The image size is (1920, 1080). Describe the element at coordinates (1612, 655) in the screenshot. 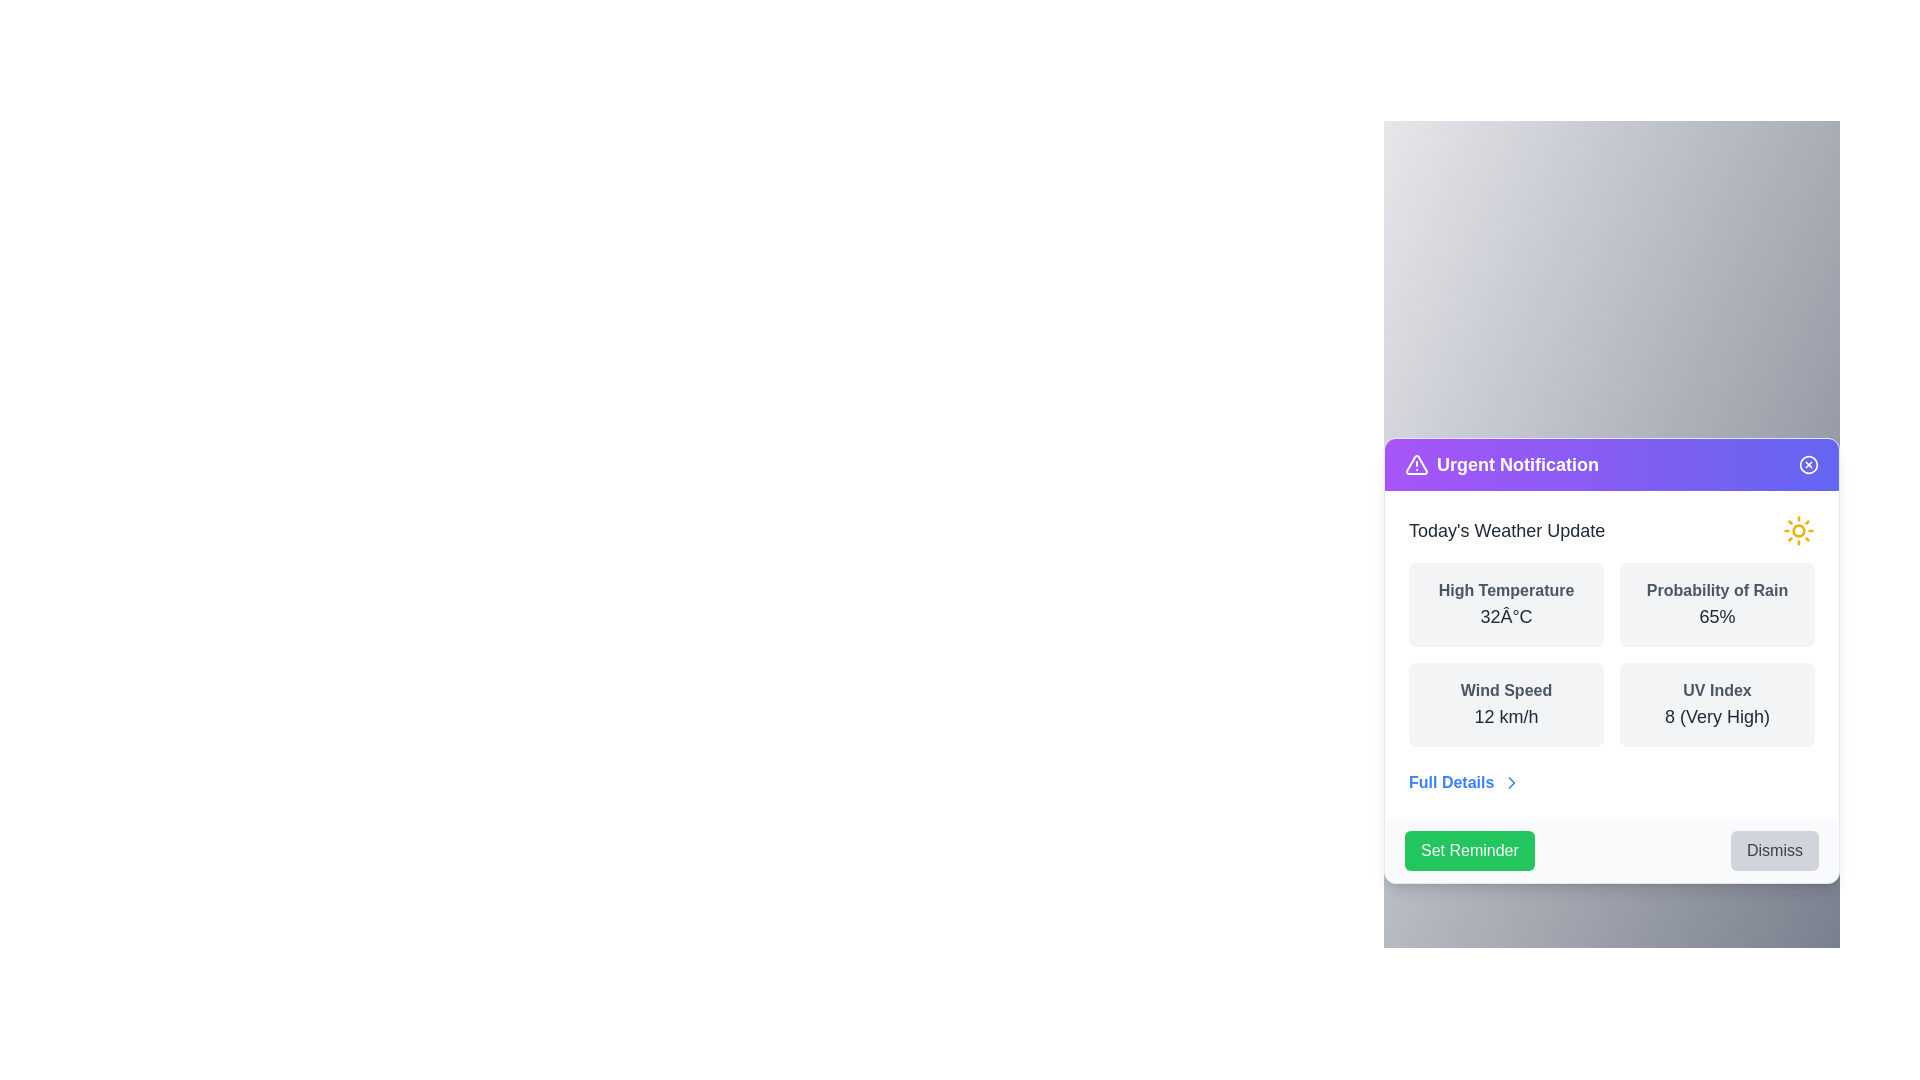

I see `the Grid of informational cards that displays weather metrics, located within the 'Today's Weather Update' section` at that location.